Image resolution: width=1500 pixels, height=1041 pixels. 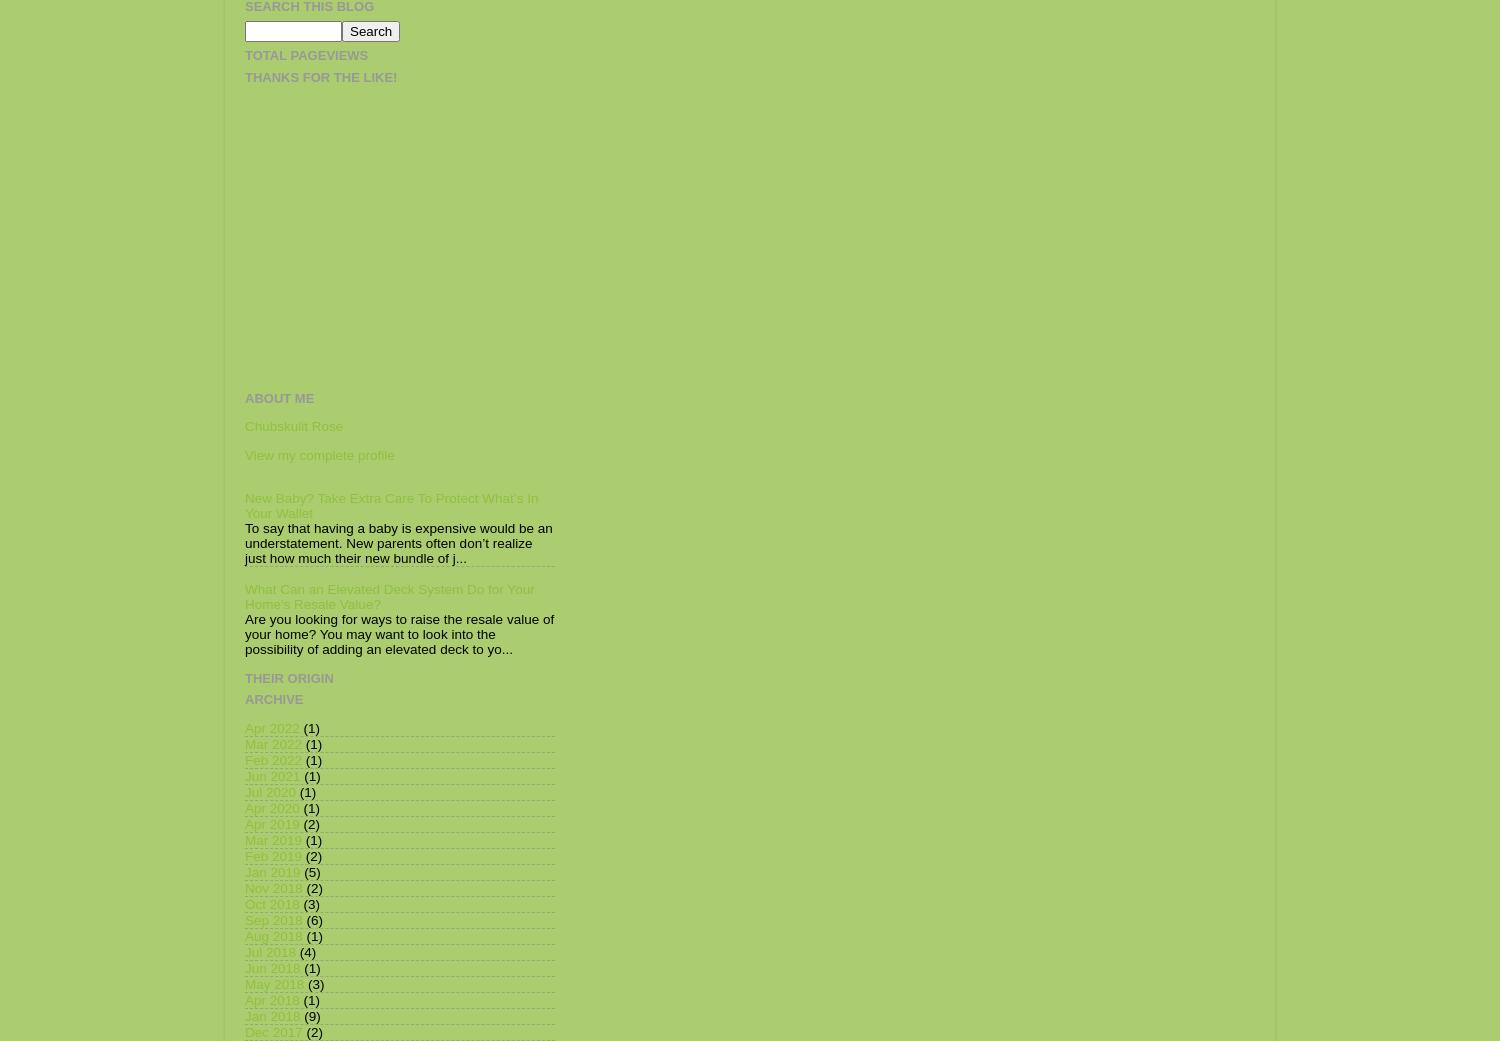 What do you see at coordinates (273, 838) in the screenshot?
I see `'Mar 2019'` at bounding box center [273, 838].